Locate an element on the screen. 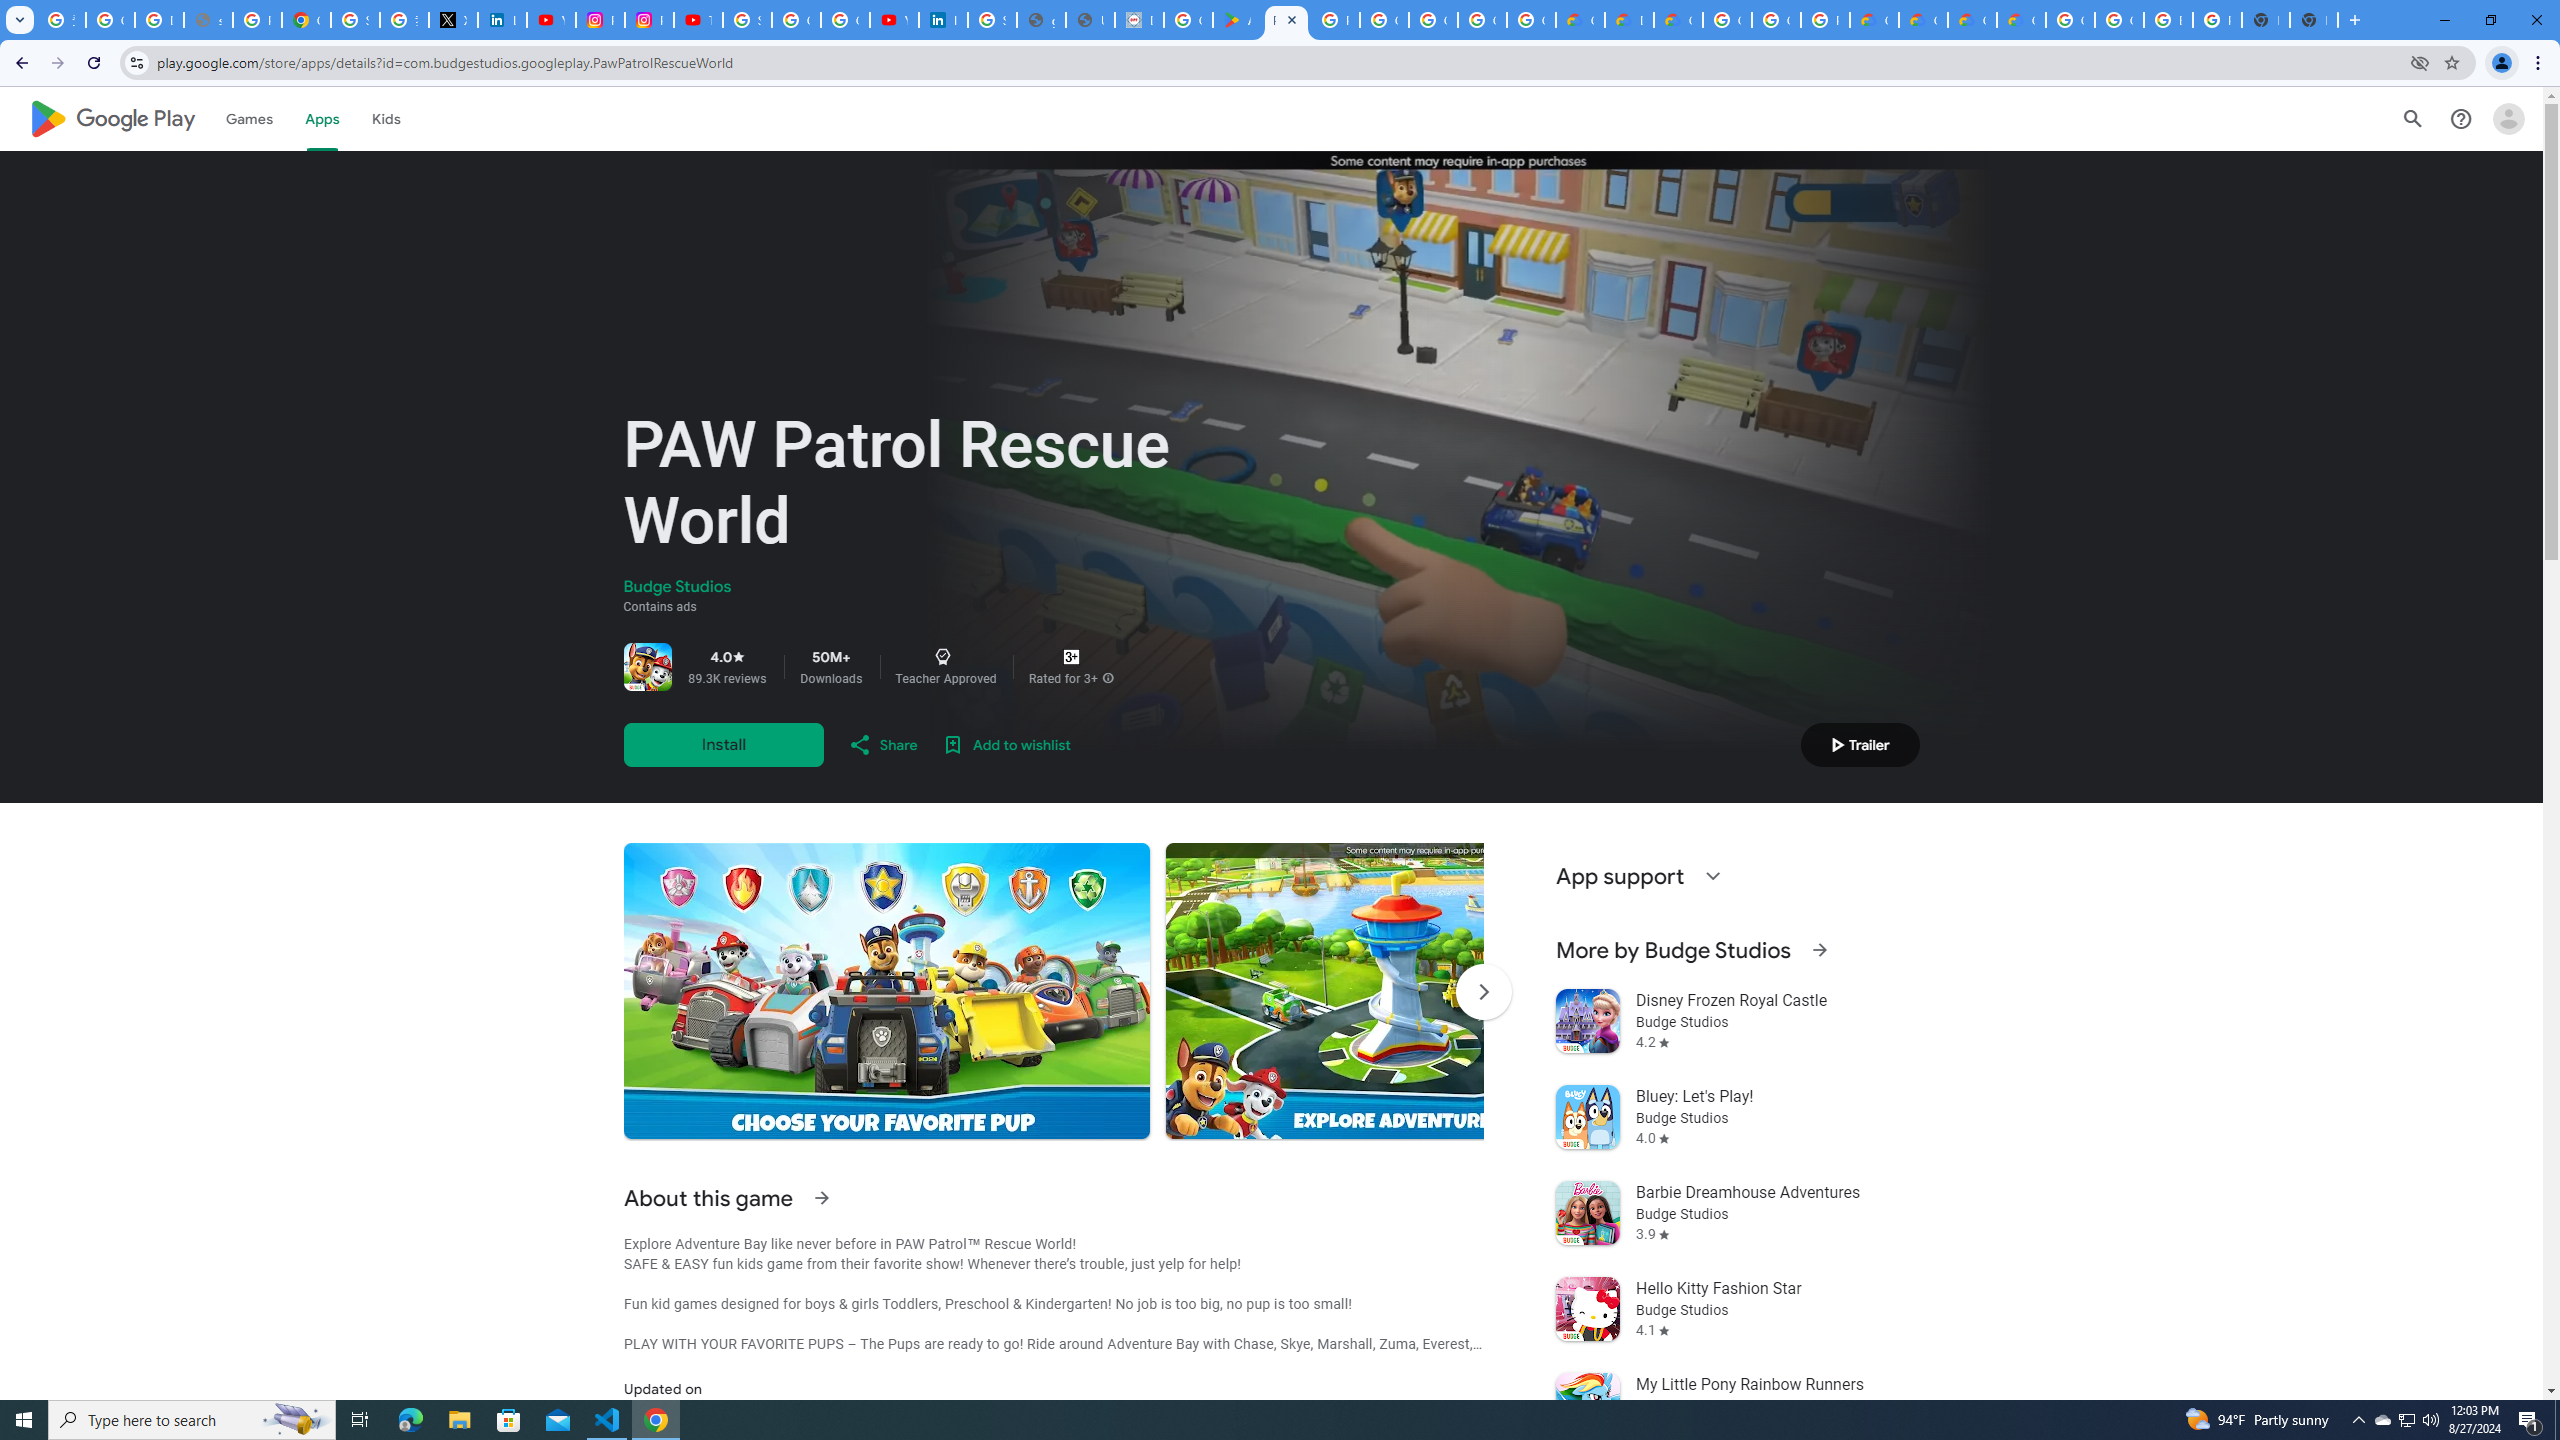 Image resolution: width=2560 pixels, height=1440 pixels. 'Expand' is located at coordinates (1712, 876).